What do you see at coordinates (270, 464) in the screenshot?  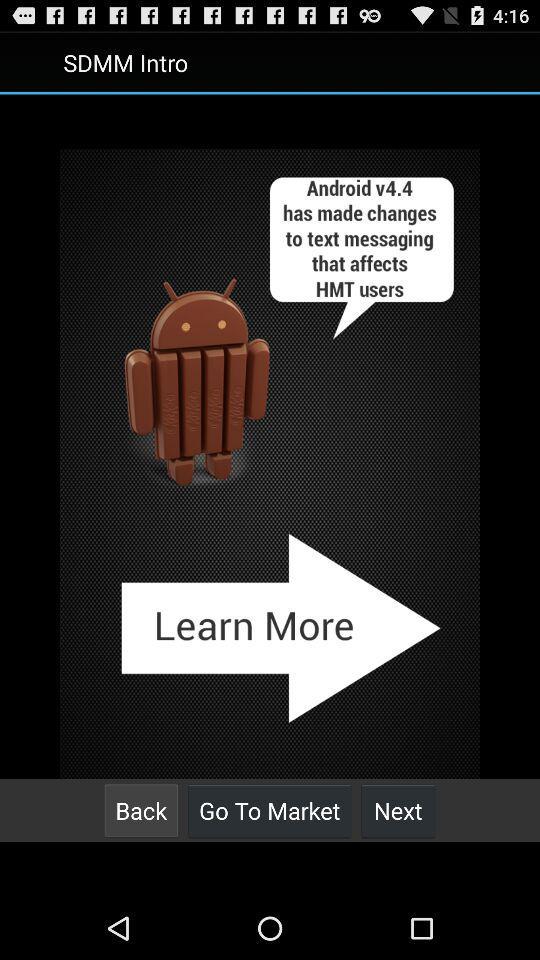 I see `item above back` at bounding box center [270, 464].